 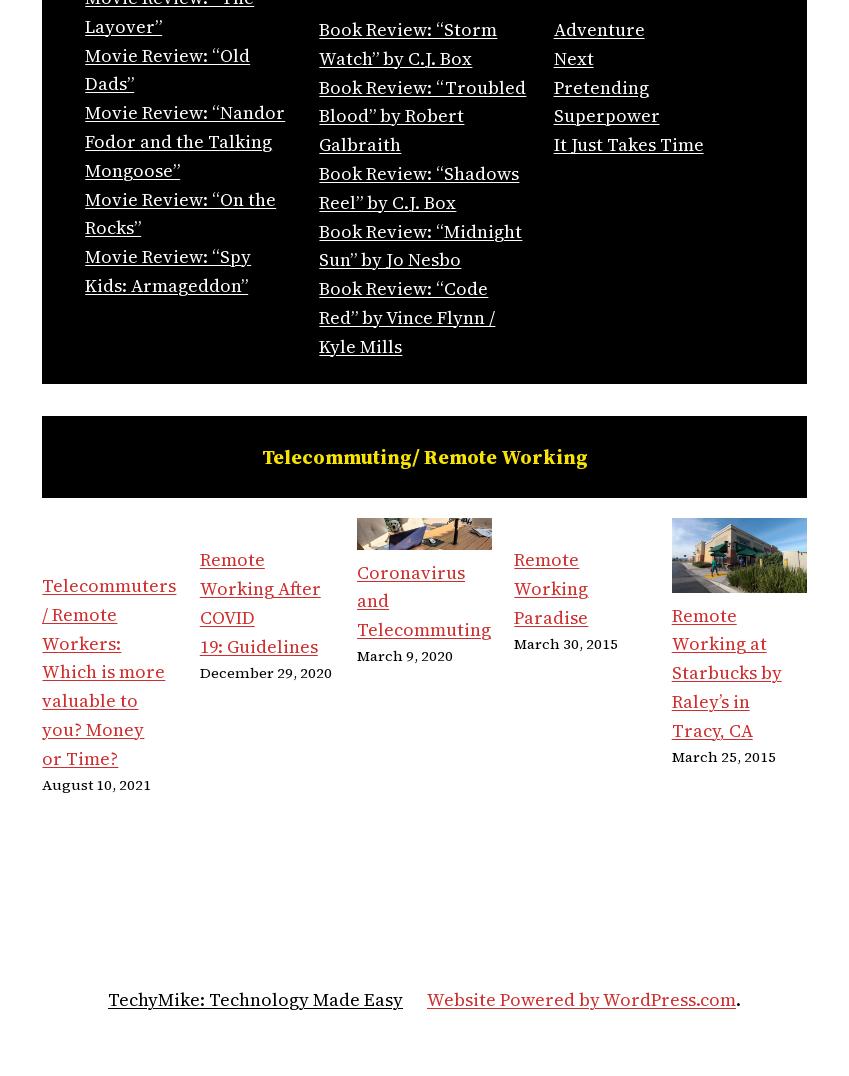 What do you see at coordinates (41, 783) in the screenshot?
I see `'August 10, 2021'` at bounding box center [41, 783].